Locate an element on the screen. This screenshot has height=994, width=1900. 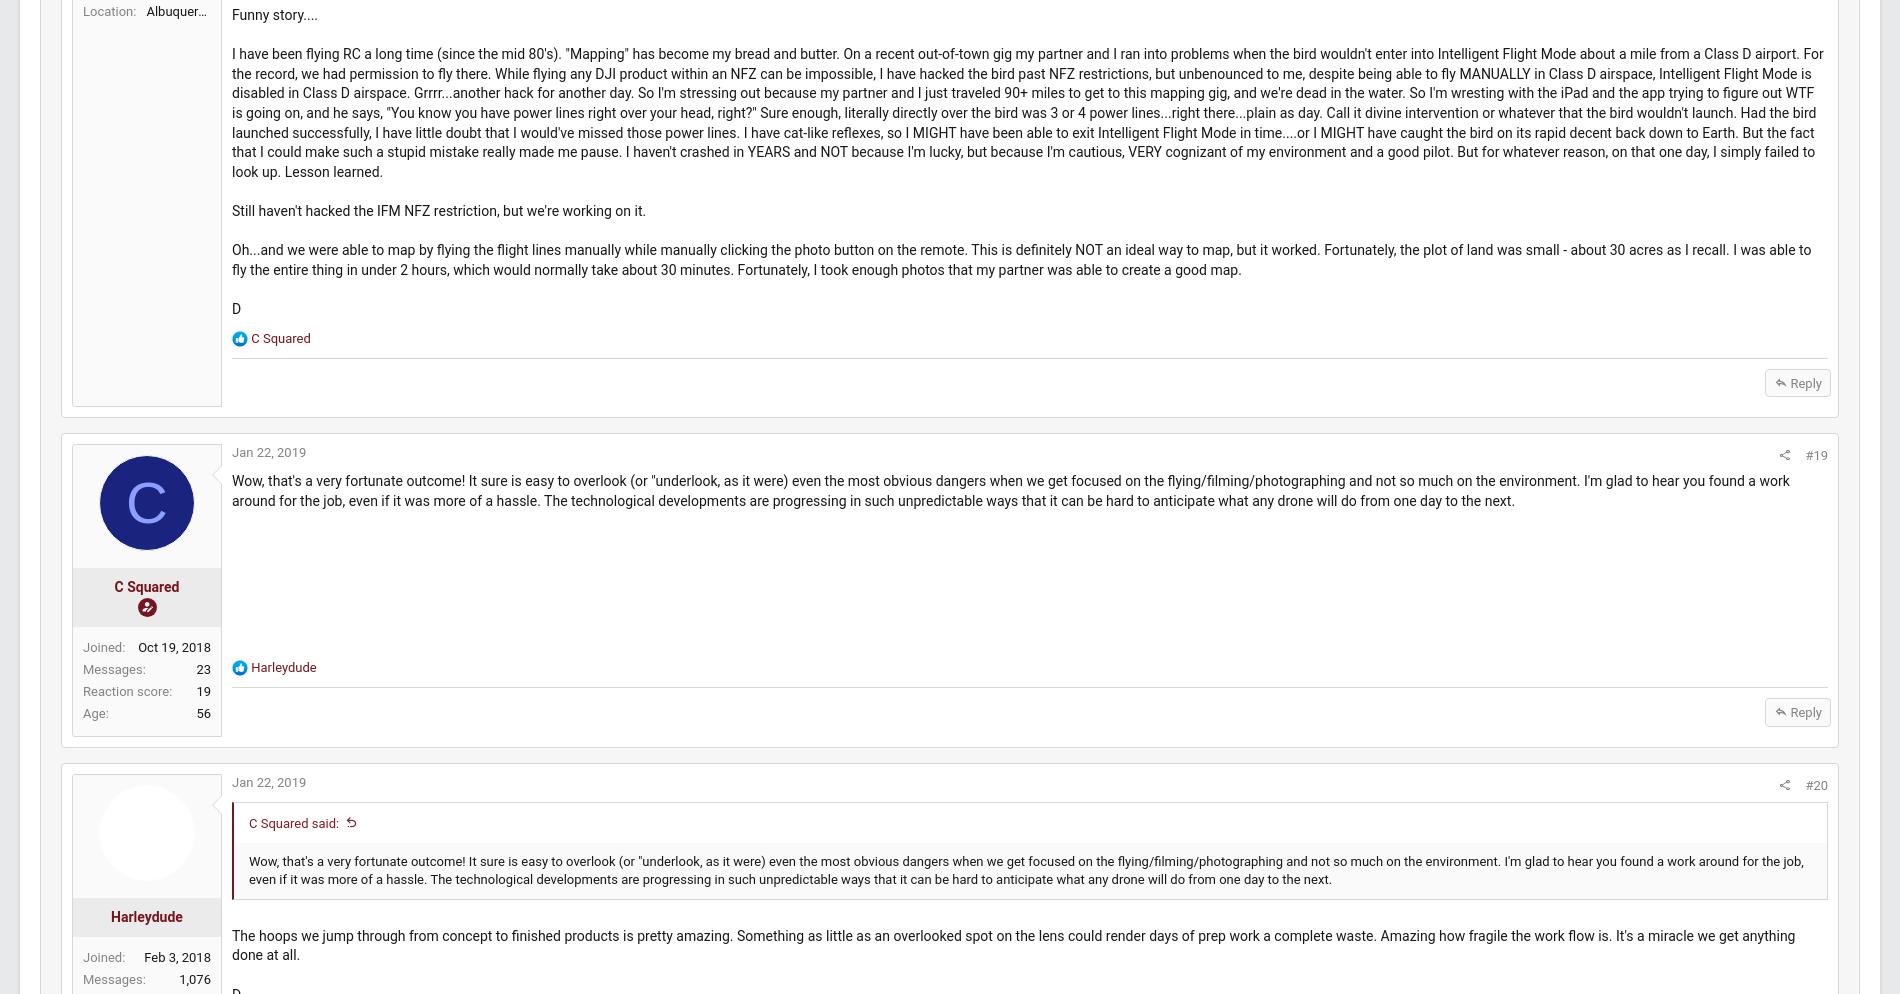
'56' is located at coordinates (242, 835).